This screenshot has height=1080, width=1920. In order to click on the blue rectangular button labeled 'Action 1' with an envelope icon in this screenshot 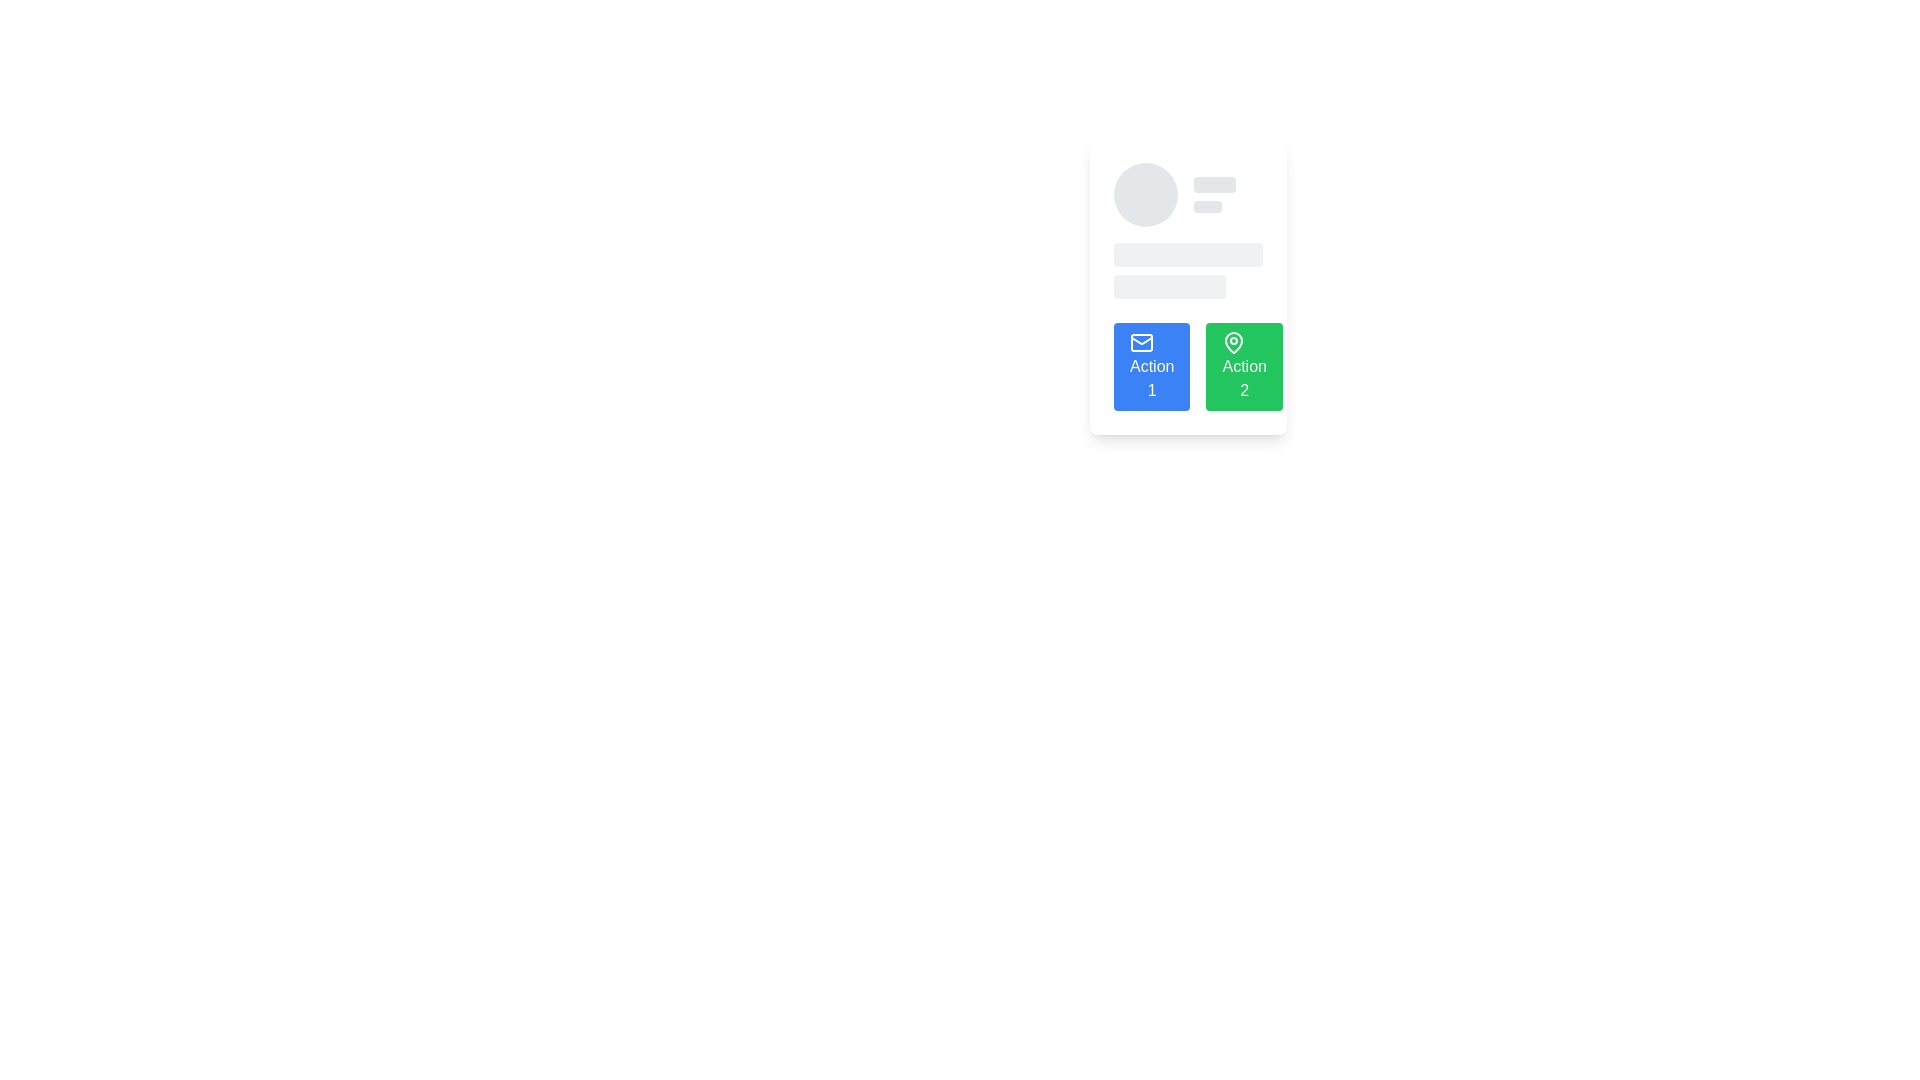, I will do `click(1152, 366)`.